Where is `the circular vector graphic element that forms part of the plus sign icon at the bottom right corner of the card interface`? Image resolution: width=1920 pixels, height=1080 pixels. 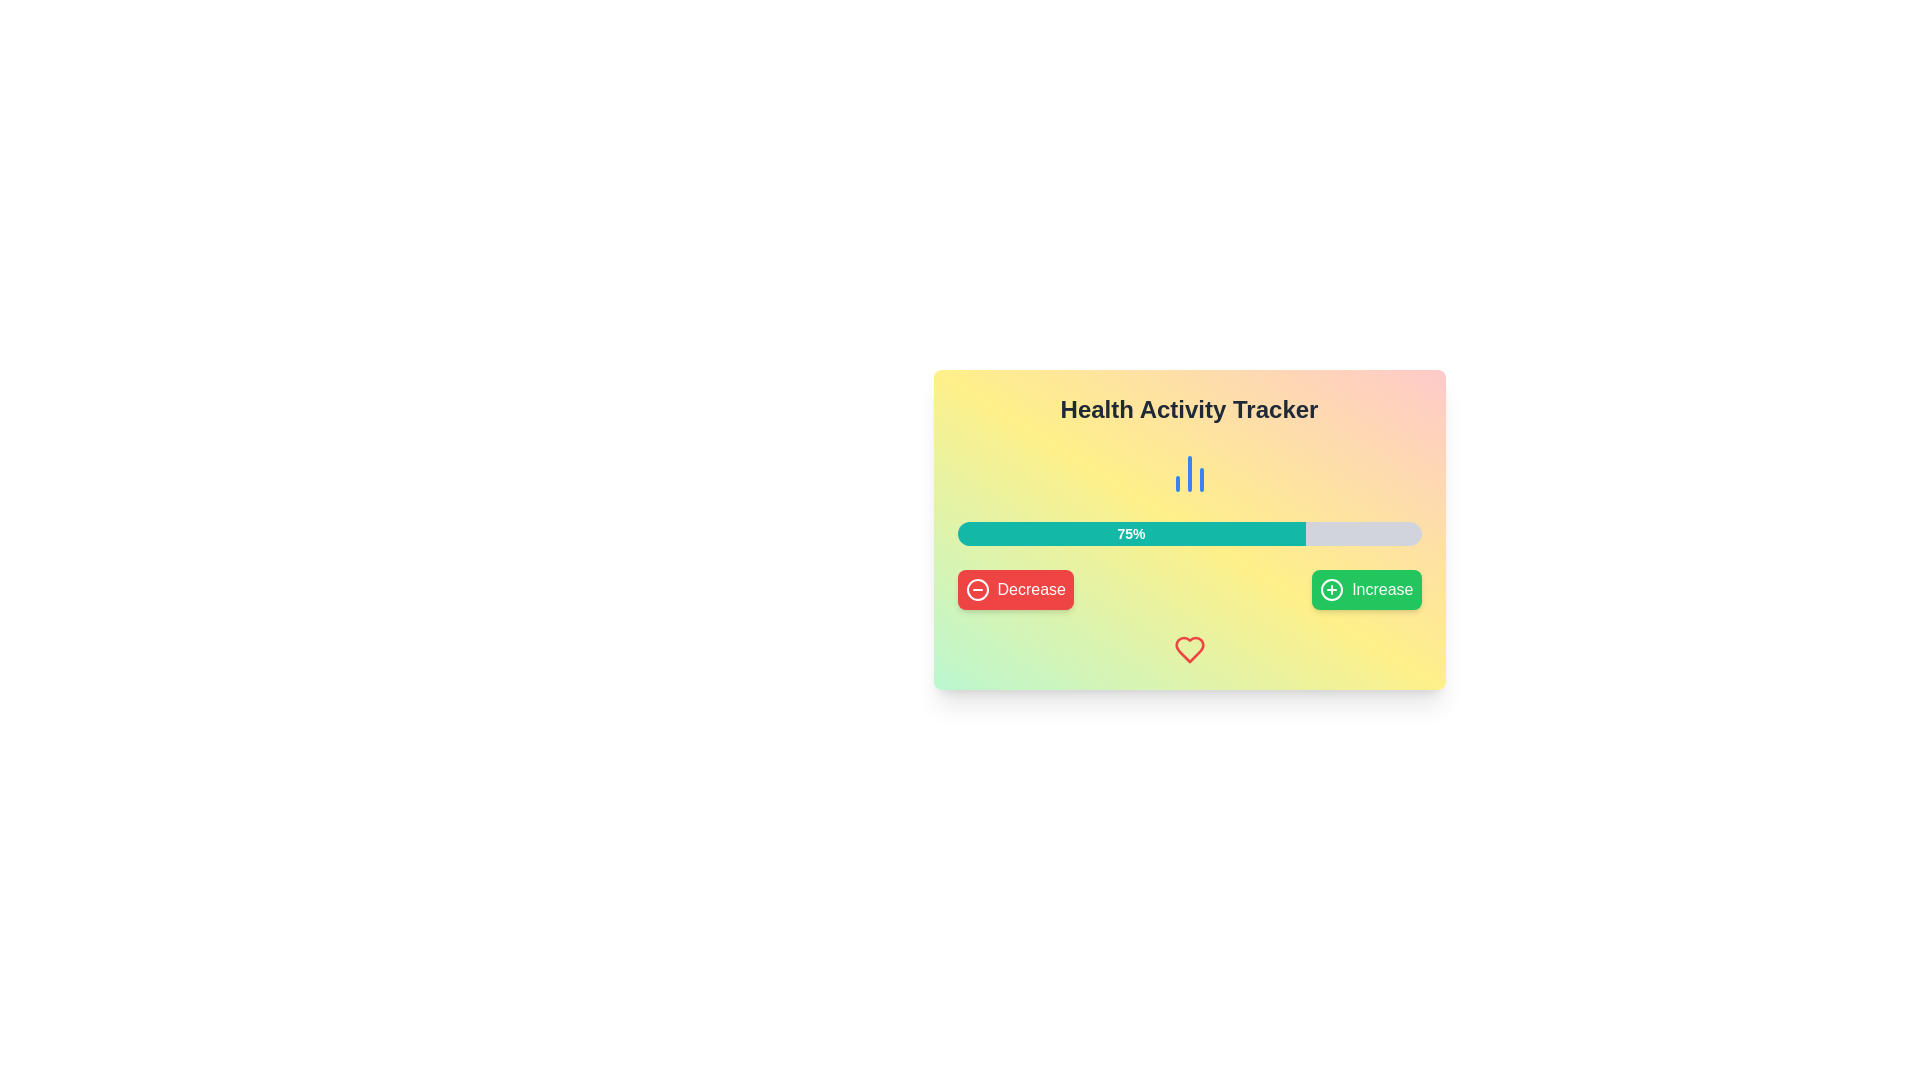
the circular vector graphic element that forms part of the plus sign icon at the bottom right corner of the card interface is located at coordinates (1332, 589).